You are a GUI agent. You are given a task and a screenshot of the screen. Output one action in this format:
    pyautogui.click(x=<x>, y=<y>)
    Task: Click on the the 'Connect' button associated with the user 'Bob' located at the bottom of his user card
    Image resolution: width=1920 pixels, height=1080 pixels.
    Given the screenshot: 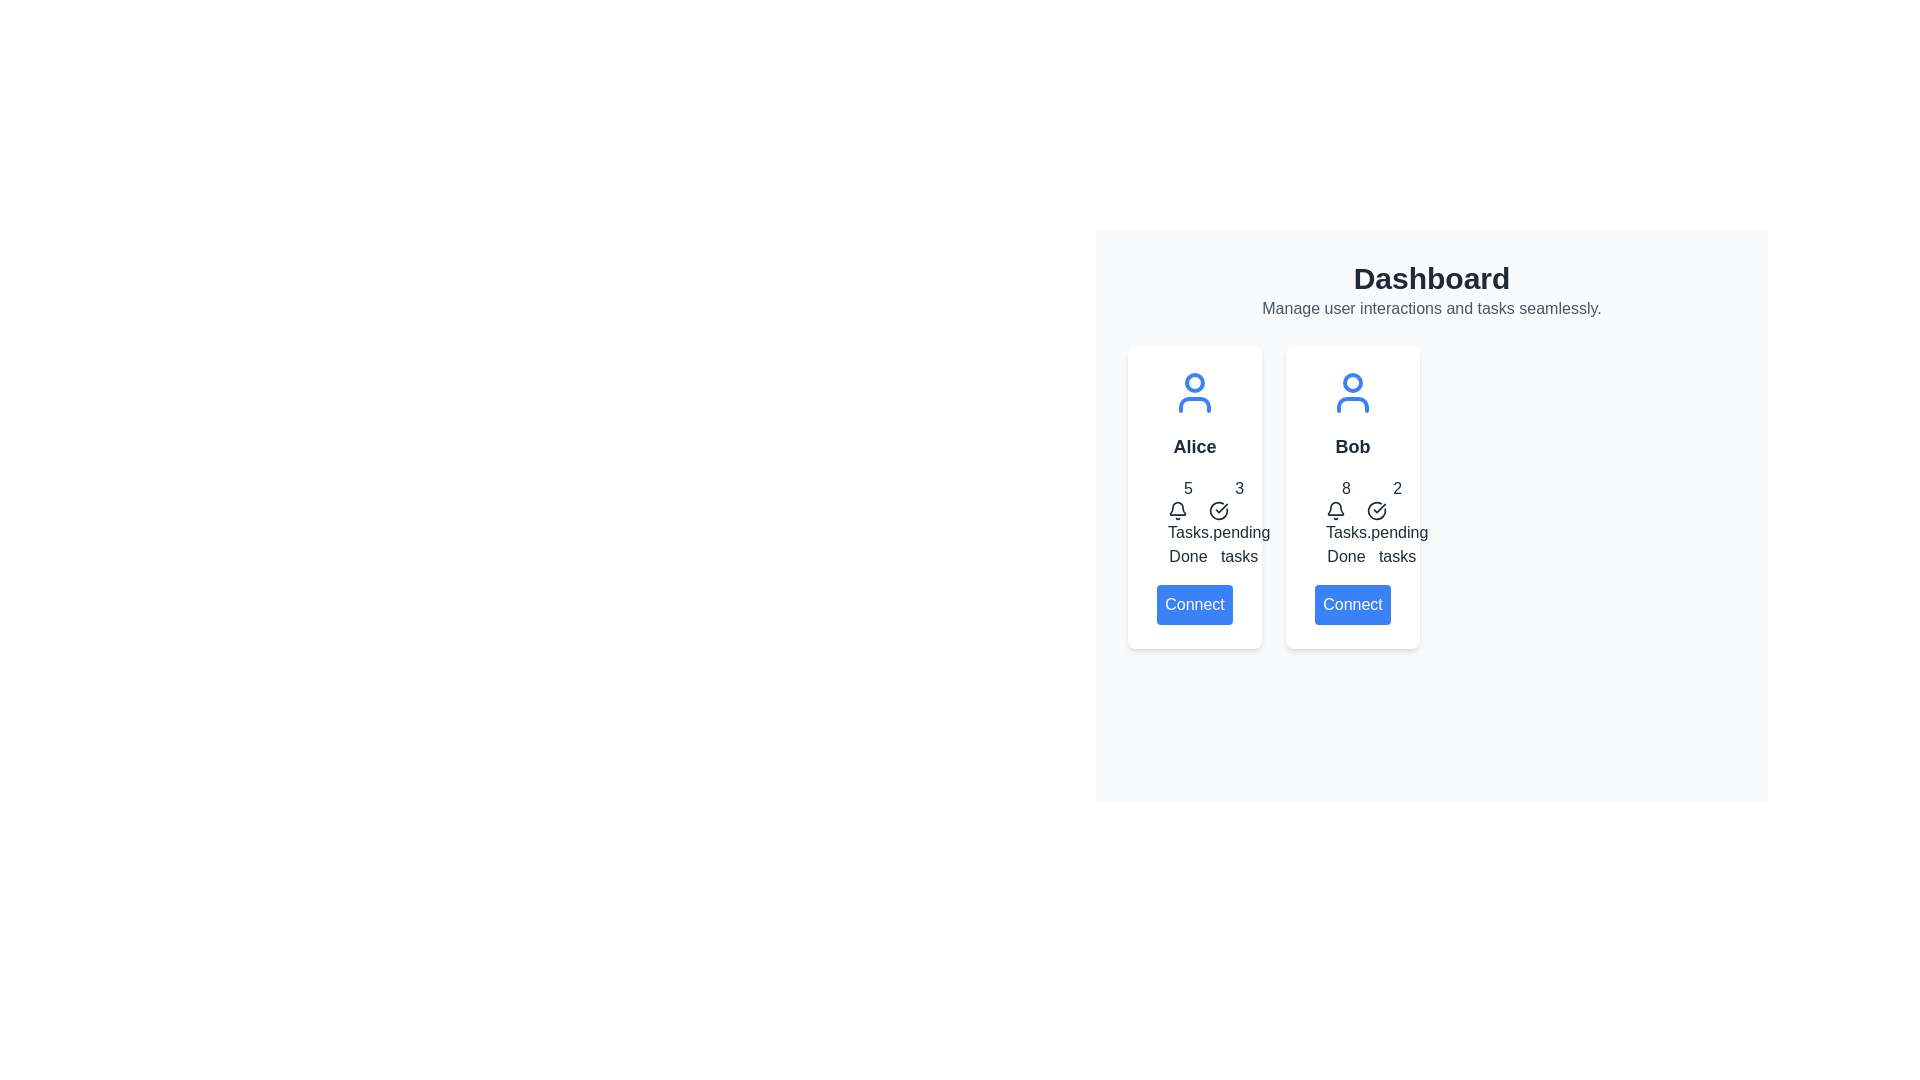 What is the action you would take?
    pyautogui.click(x=1353, y=604)
    